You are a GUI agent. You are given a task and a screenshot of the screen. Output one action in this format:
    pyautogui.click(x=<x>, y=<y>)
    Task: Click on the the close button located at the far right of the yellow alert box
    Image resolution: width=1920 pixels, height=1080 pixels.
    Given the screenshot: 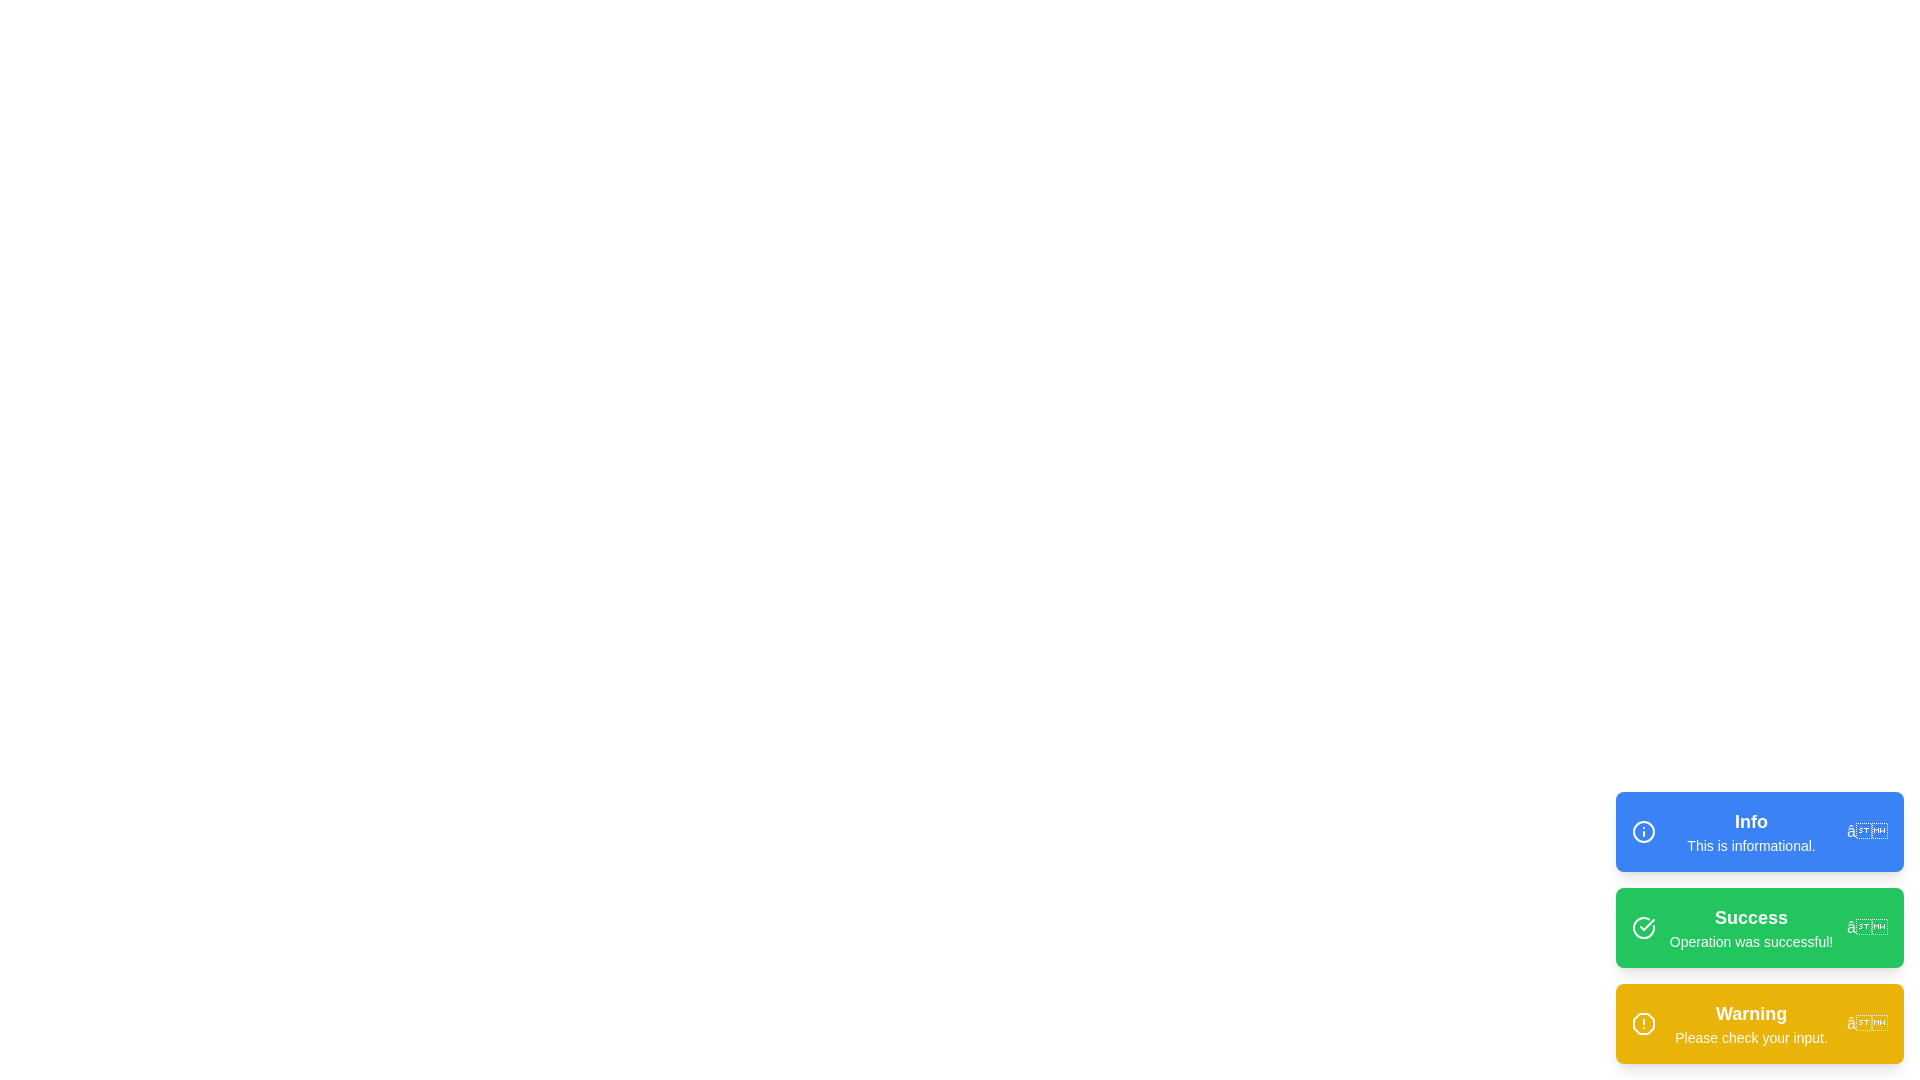 What is the action you would take?
    pyautogui.click(x=1866, y=1023)
    